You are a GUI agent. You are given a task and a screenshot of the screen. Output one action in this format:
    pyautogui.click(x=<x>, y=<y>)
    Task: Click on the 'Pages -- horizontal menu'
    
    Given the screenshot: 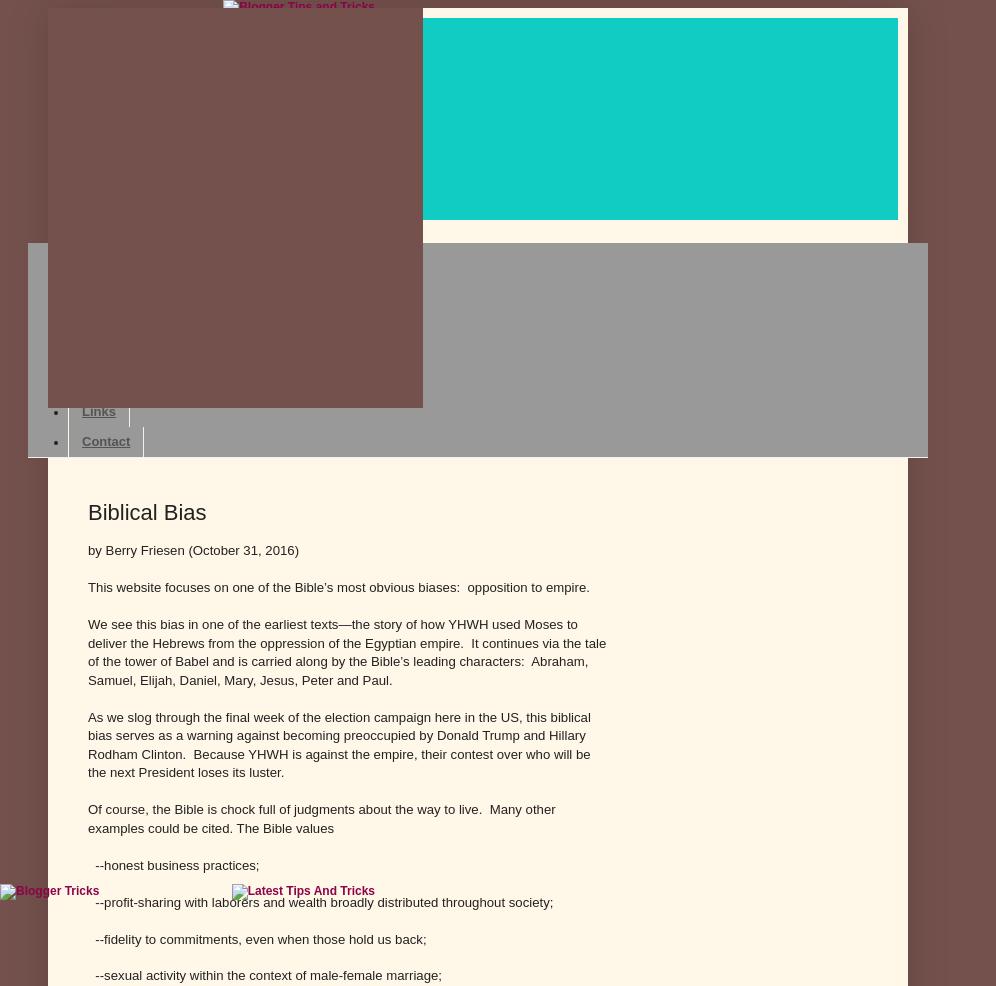 What is the action you would take?
    pyautogui.click(x=123, y=224)
    